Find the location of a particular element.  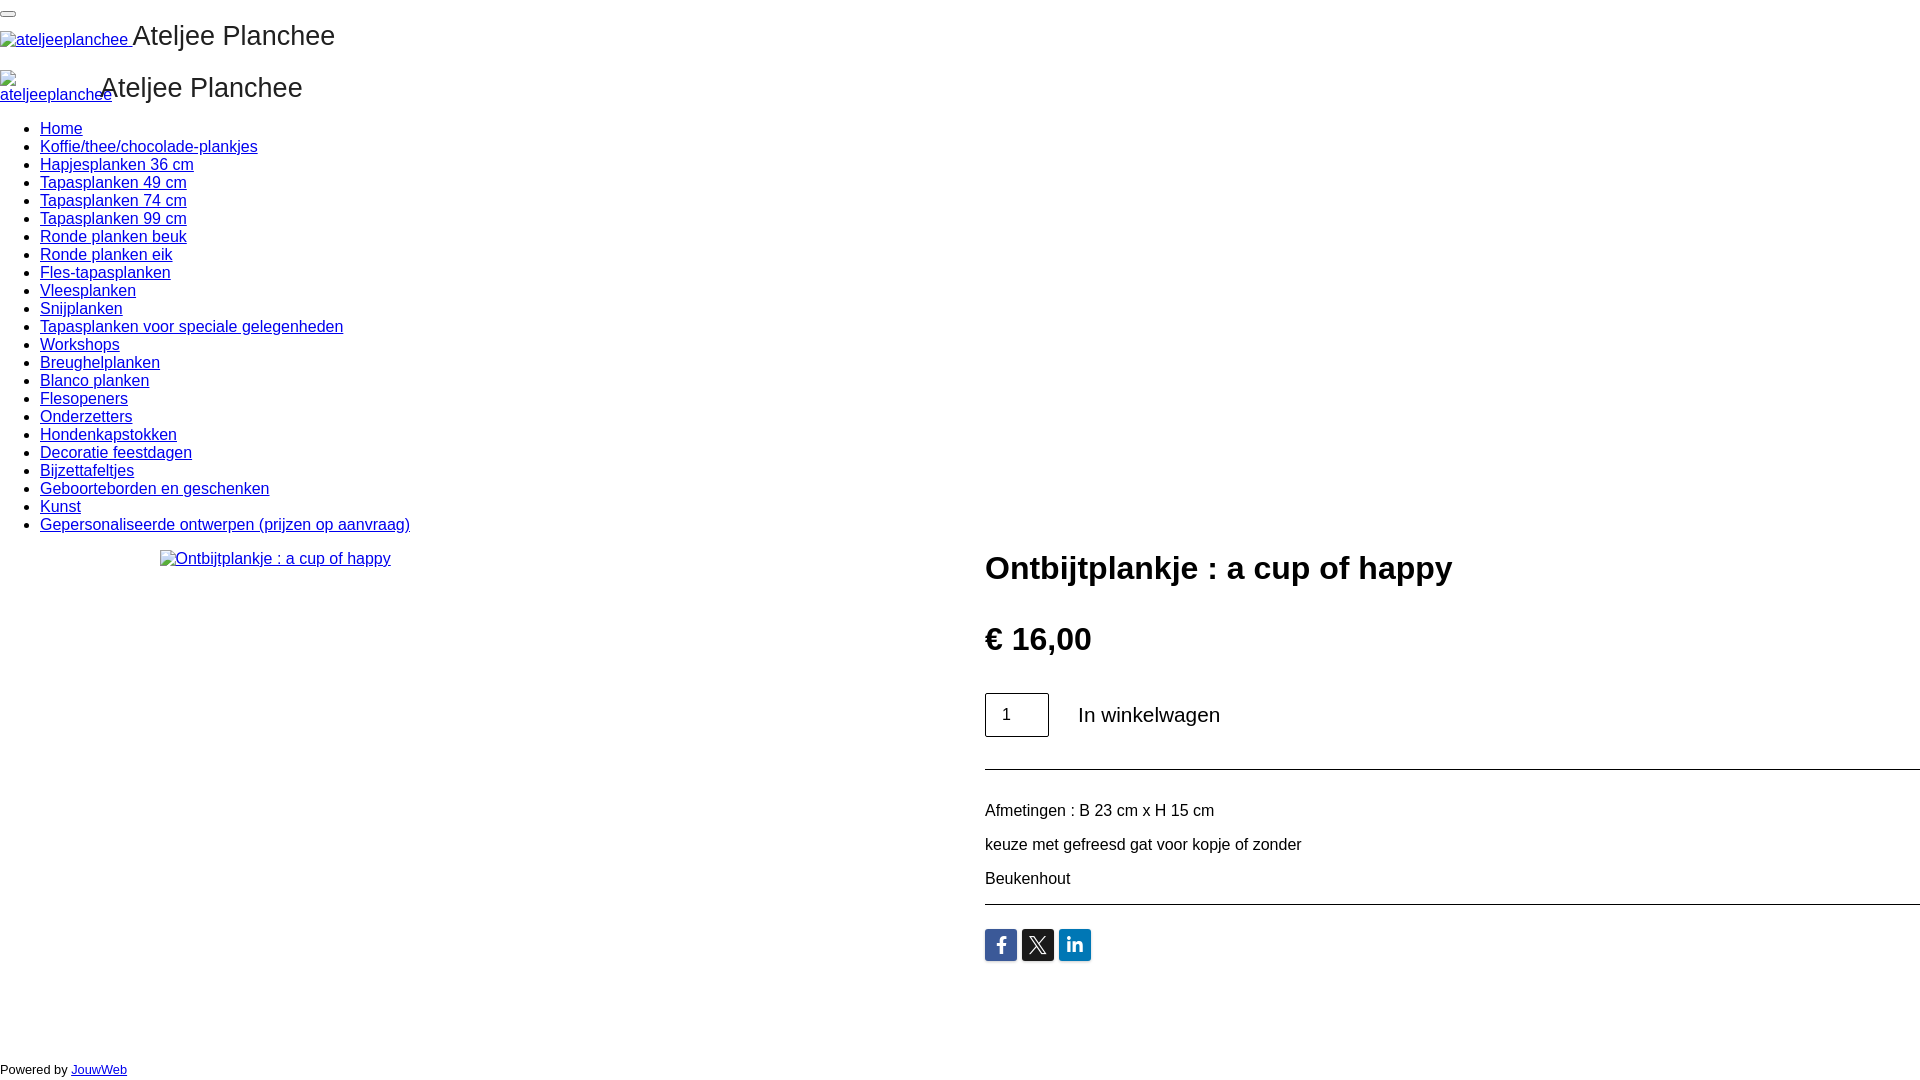

'Fles-tapasplanken' is located at coordinates (104, 272).